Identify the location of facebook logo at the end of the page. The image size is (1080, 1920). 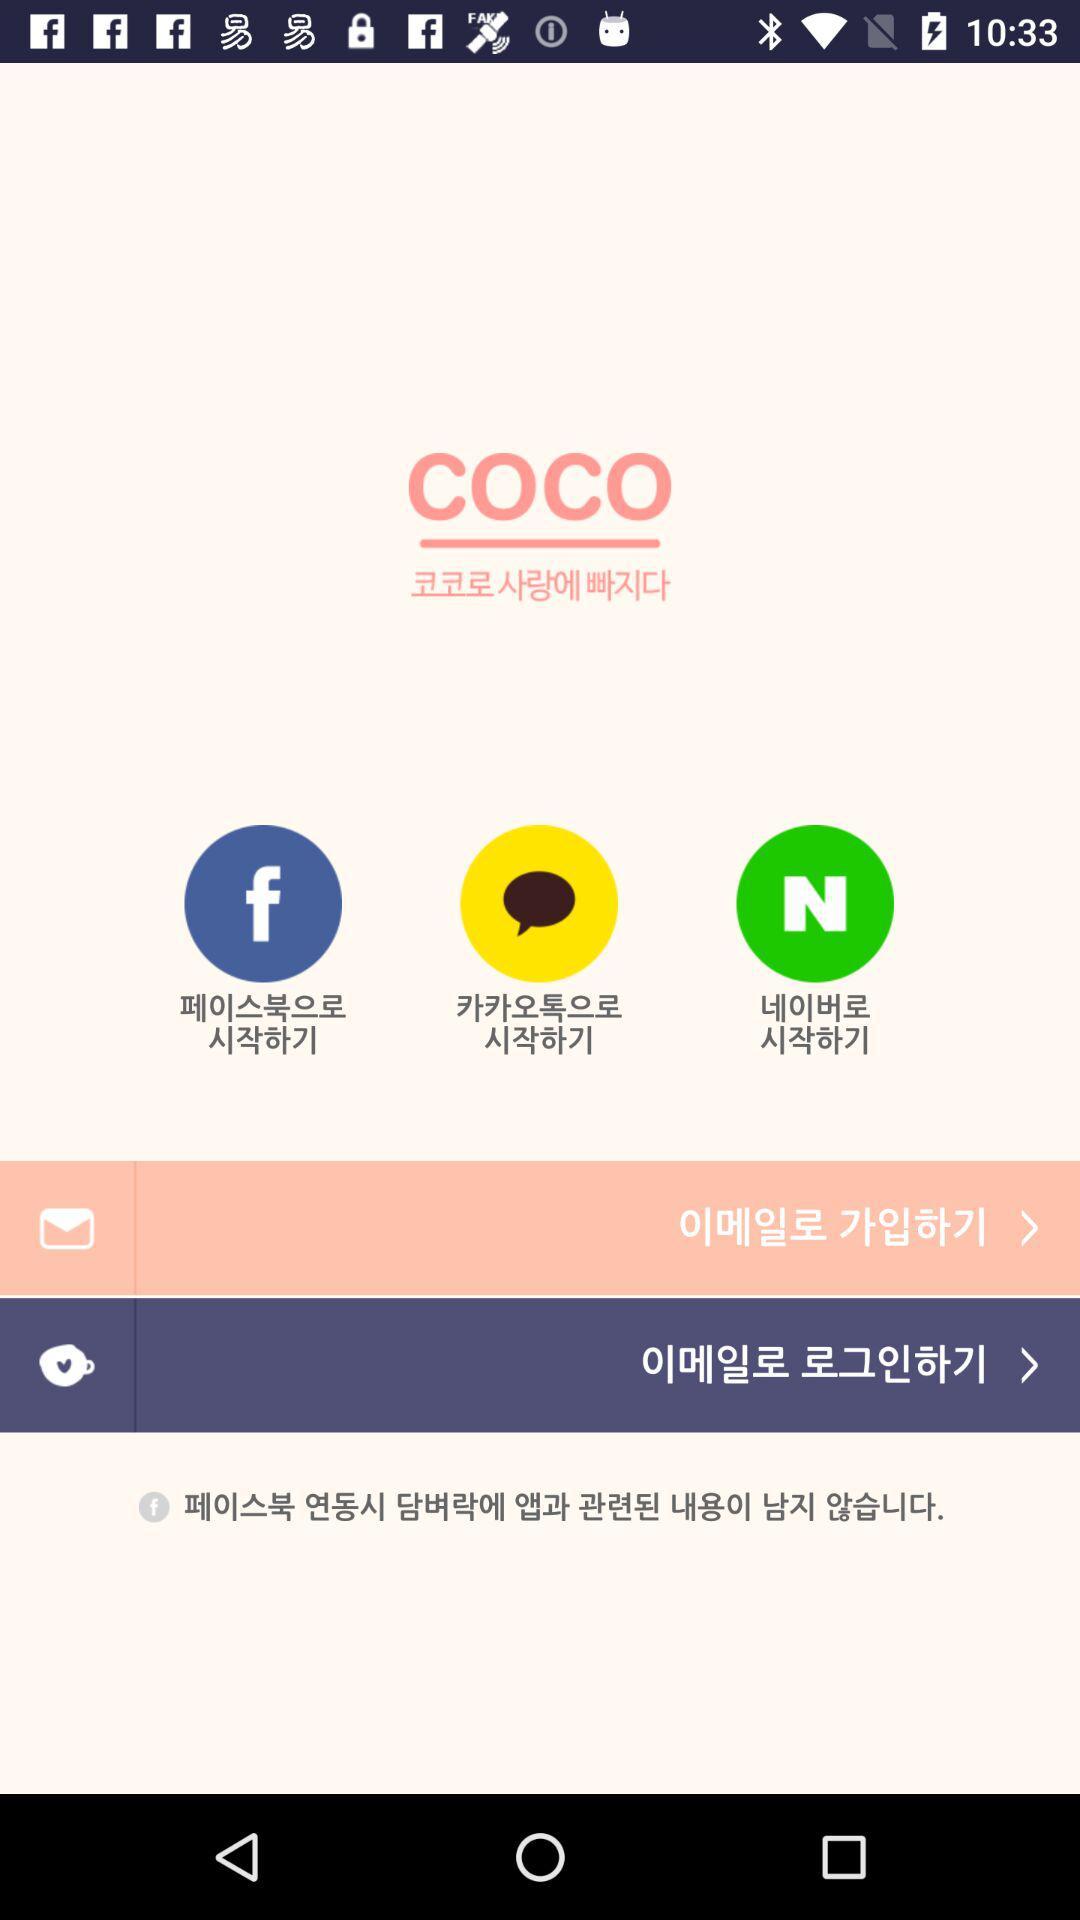
(153, 1507).